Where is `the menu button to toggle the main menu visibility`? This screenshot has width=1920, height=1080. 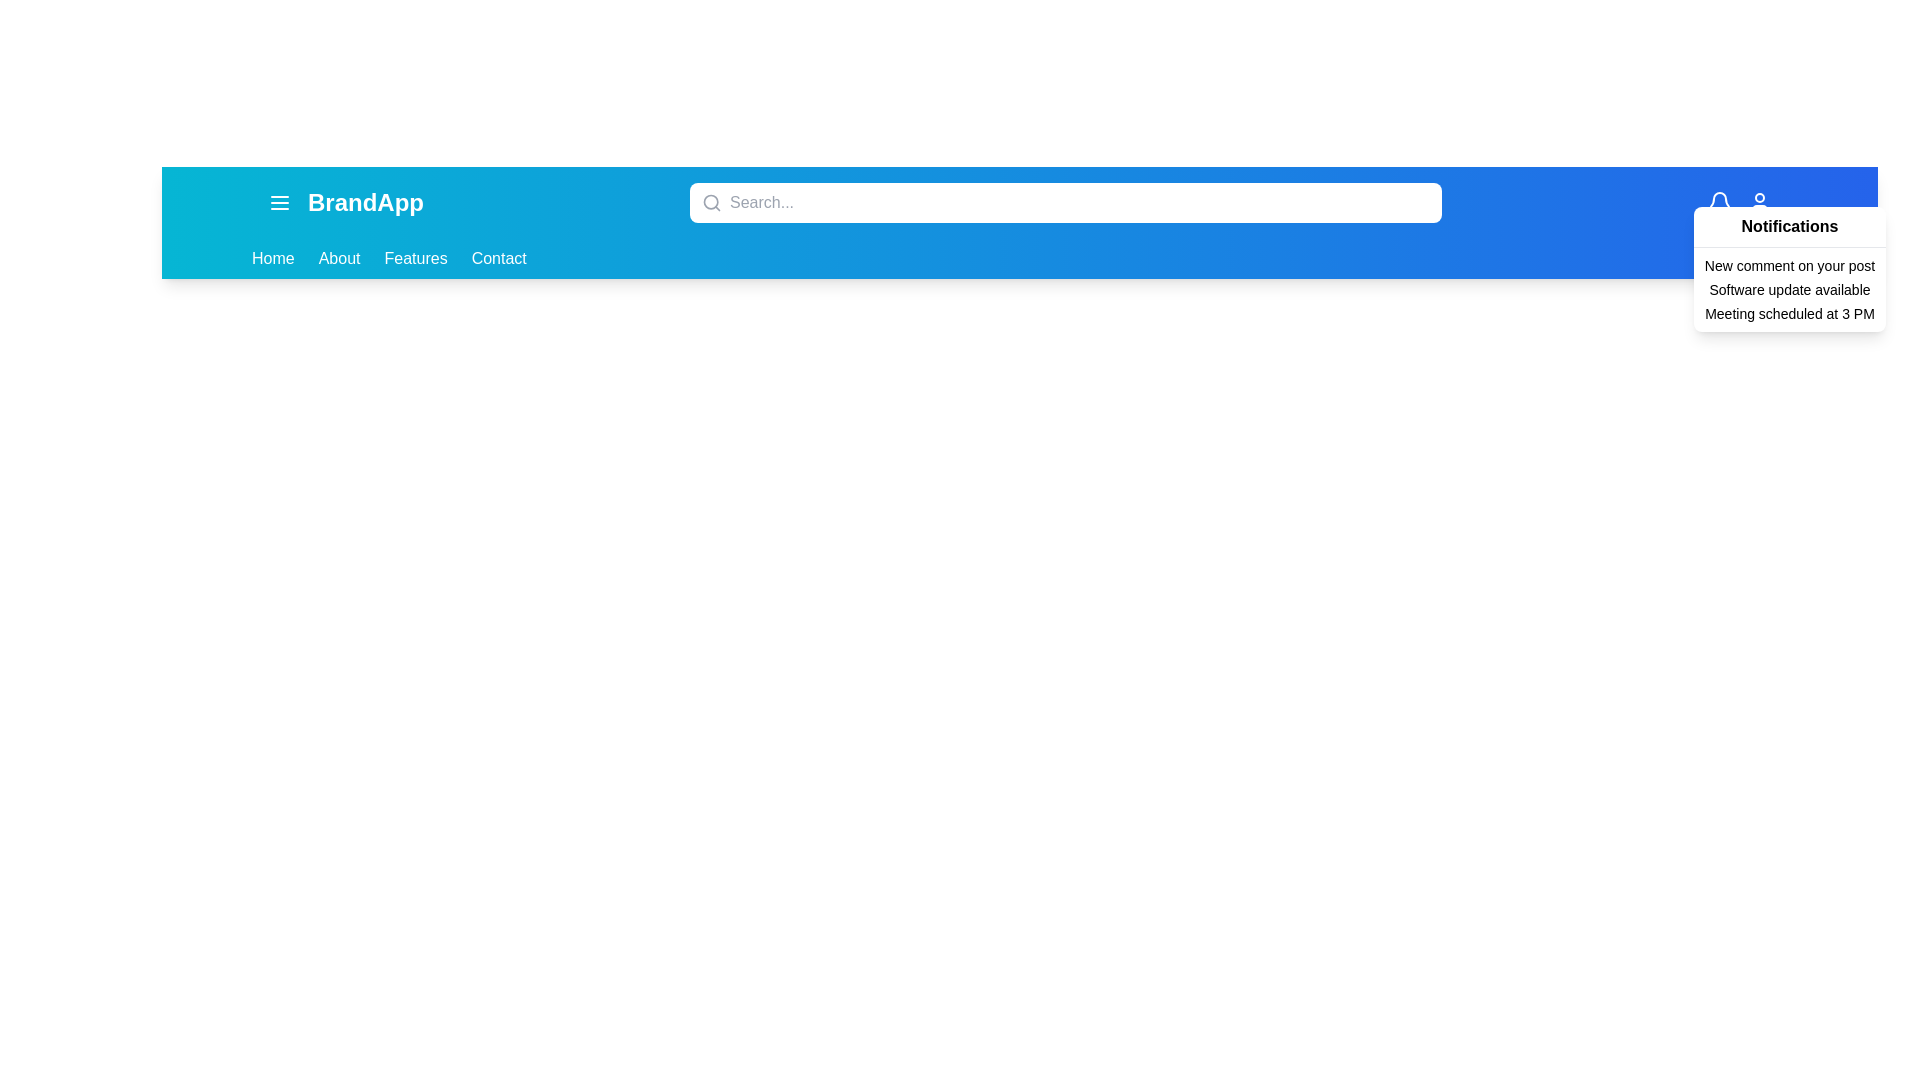
the menu button to toggle the main menu visibility is located at coordinates (278, 203).